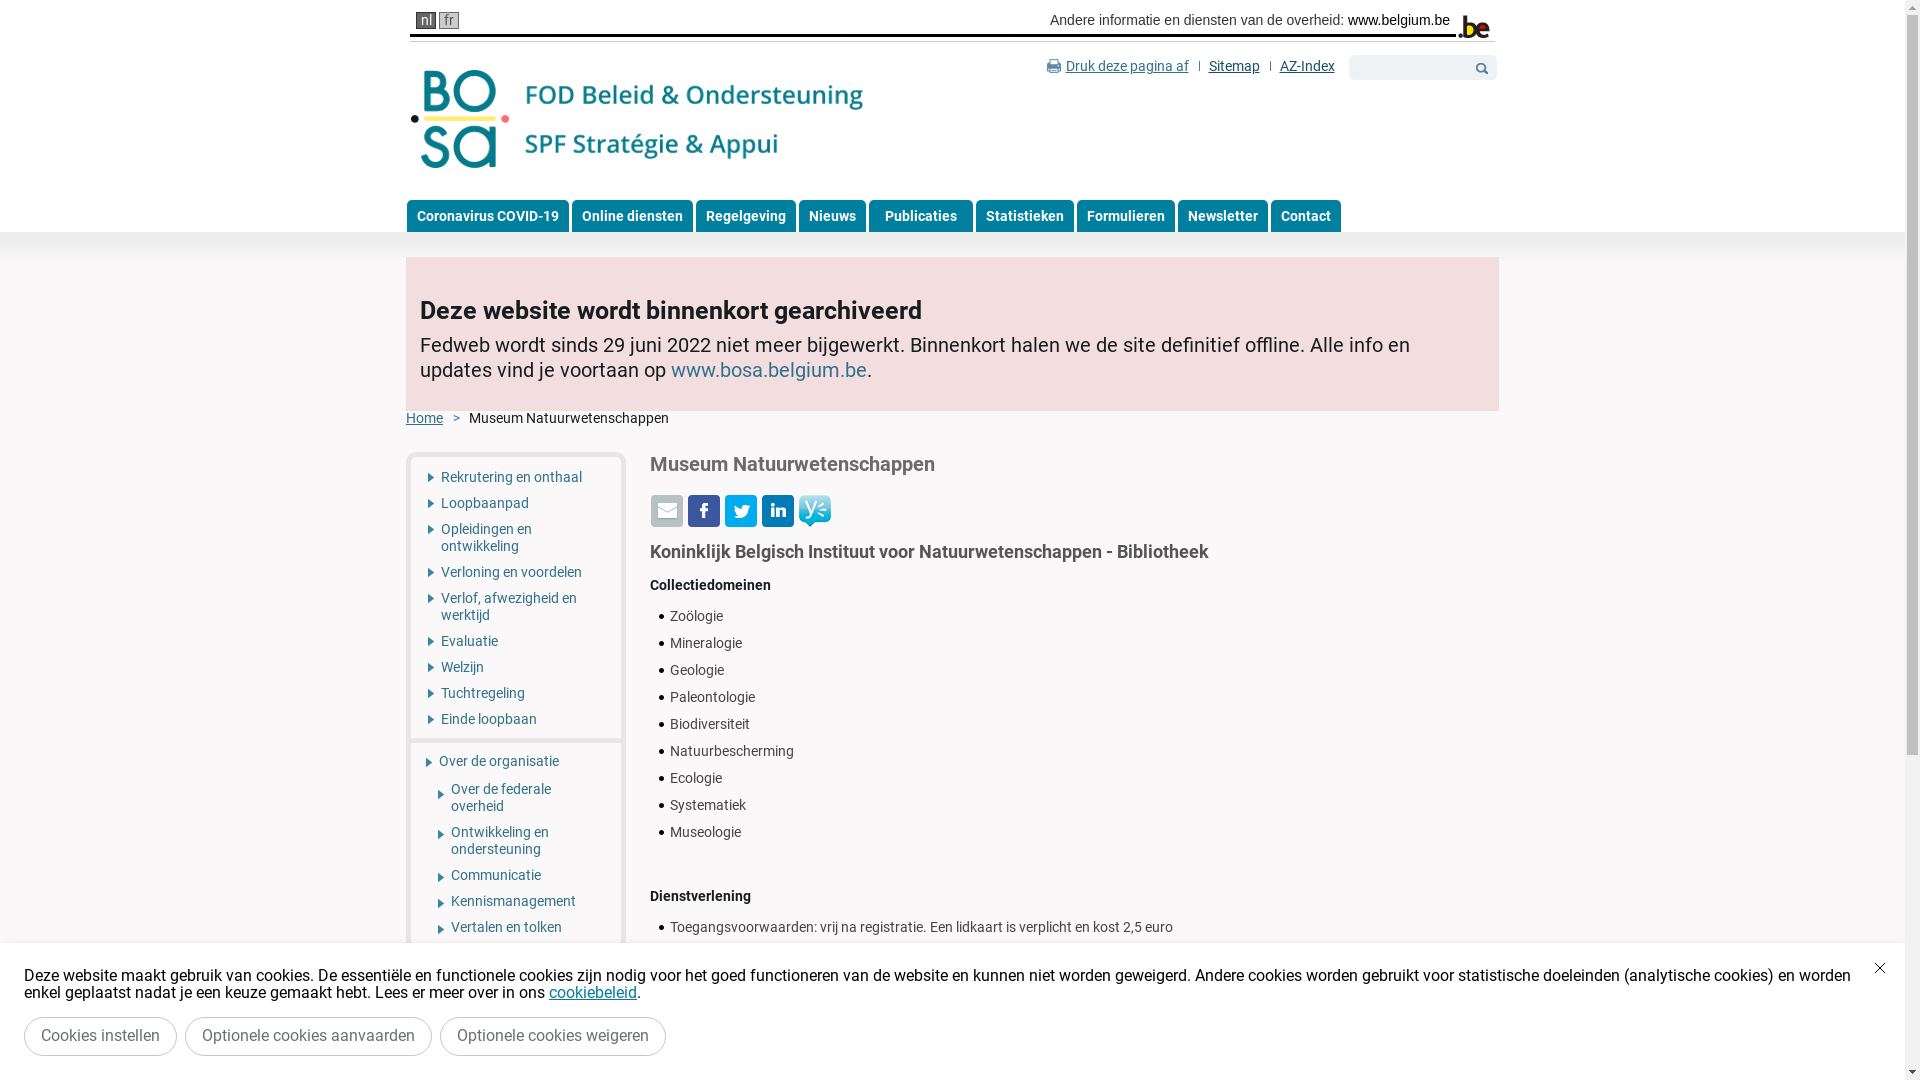  Describe the element at coordinates (437, 20) in the screenshot. I see `'fr'` at that location.